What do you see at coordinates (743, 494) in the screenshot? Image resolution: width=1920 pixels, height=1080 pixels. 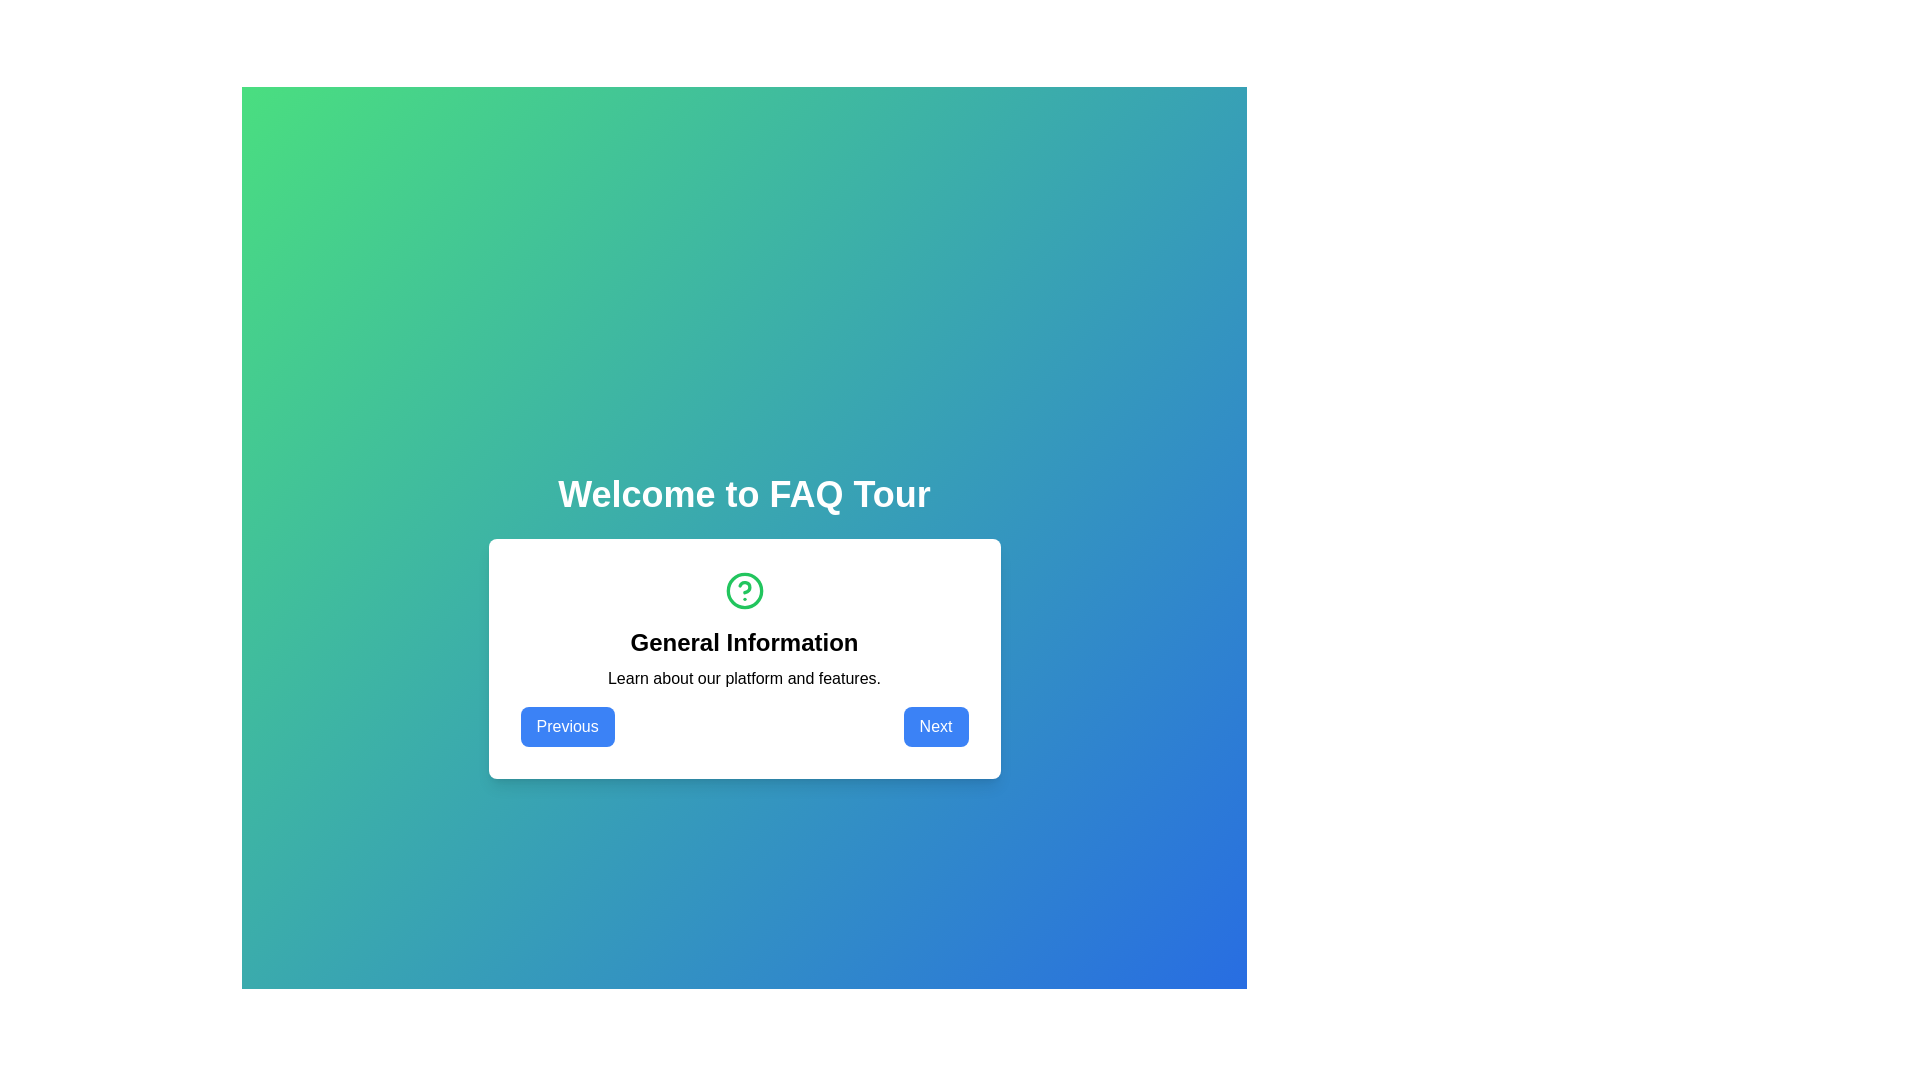 I see `the text heading that reads 'Welcome to FAQ Tour', which is located at the top-center of the page, above the card-like section containing buttons labeled 'Previous' and 'Next'` at bounding box center [743, 494].